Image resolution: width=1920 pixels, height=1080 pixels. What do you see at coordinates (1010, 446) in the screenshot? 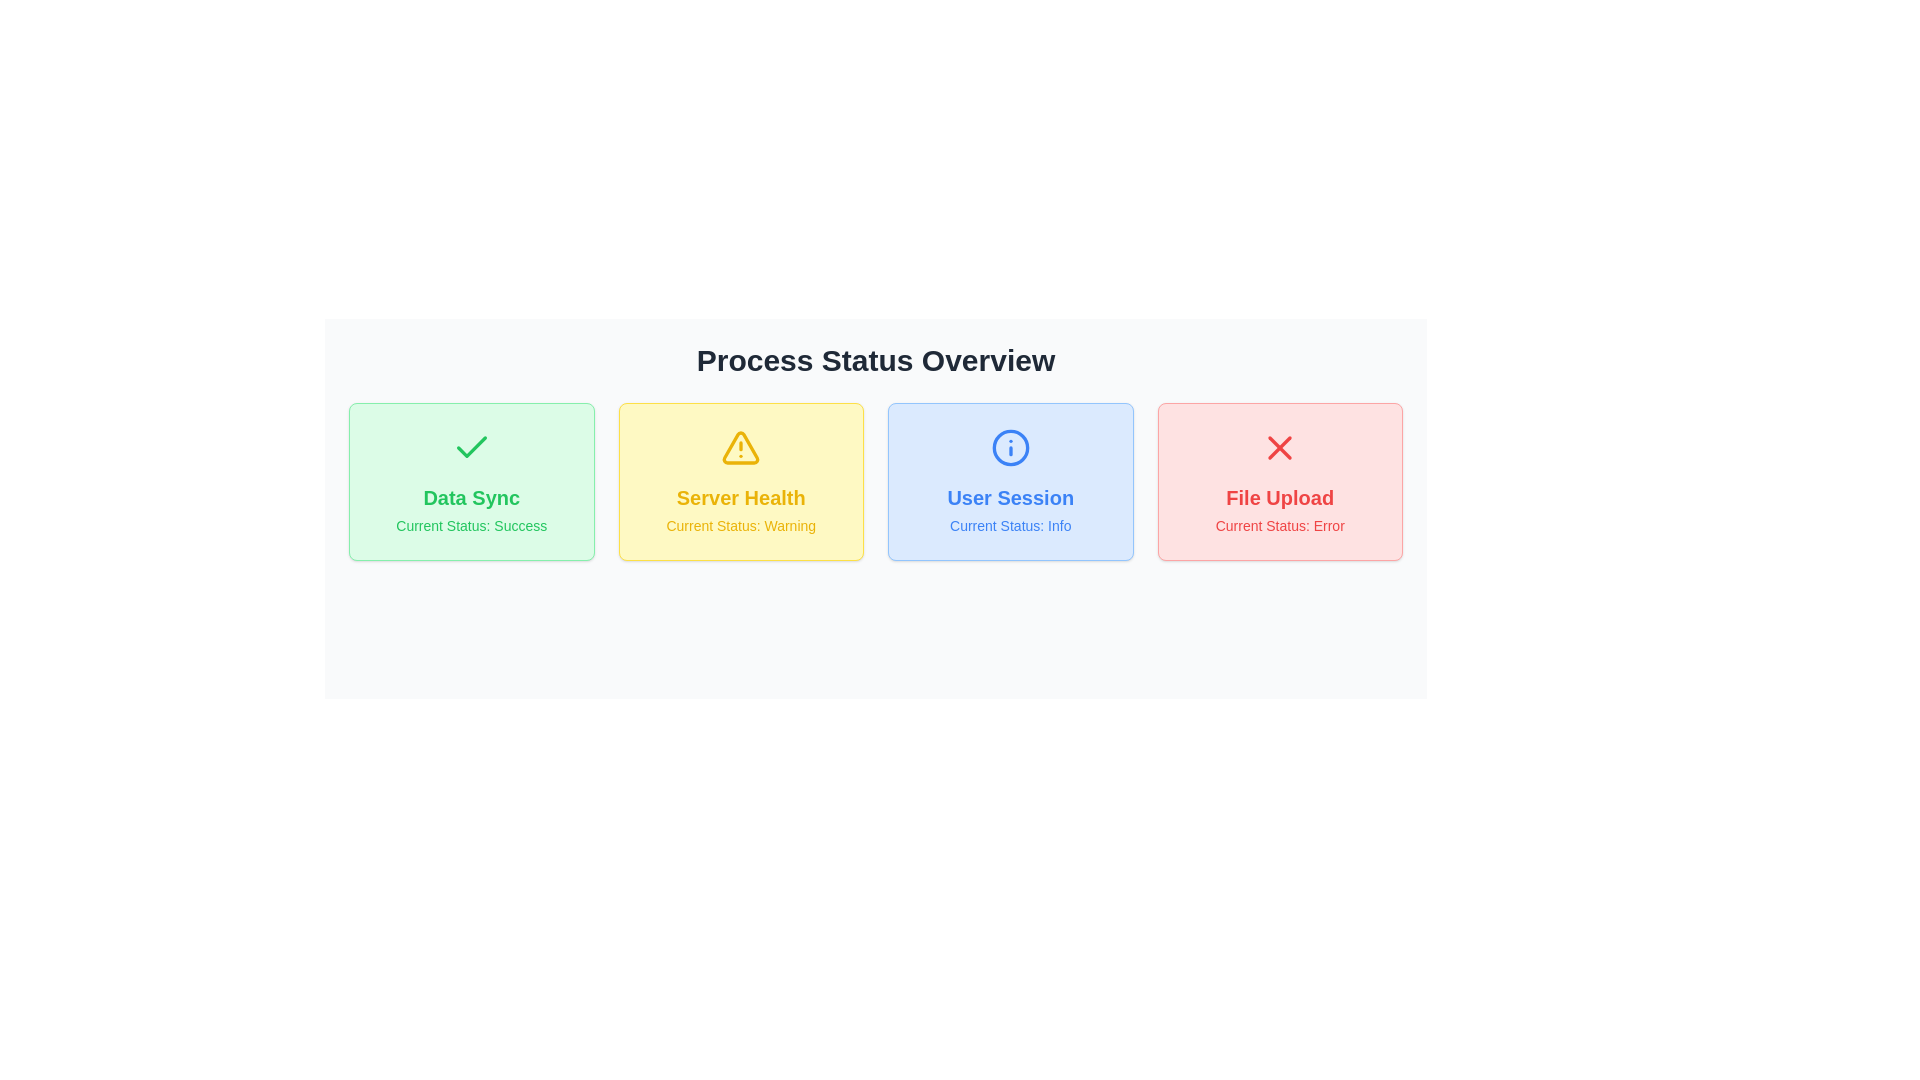
I see `the circular outline that visually supports the 'i' icon within the 'User Session' card` at bounding box center [1010, 446].